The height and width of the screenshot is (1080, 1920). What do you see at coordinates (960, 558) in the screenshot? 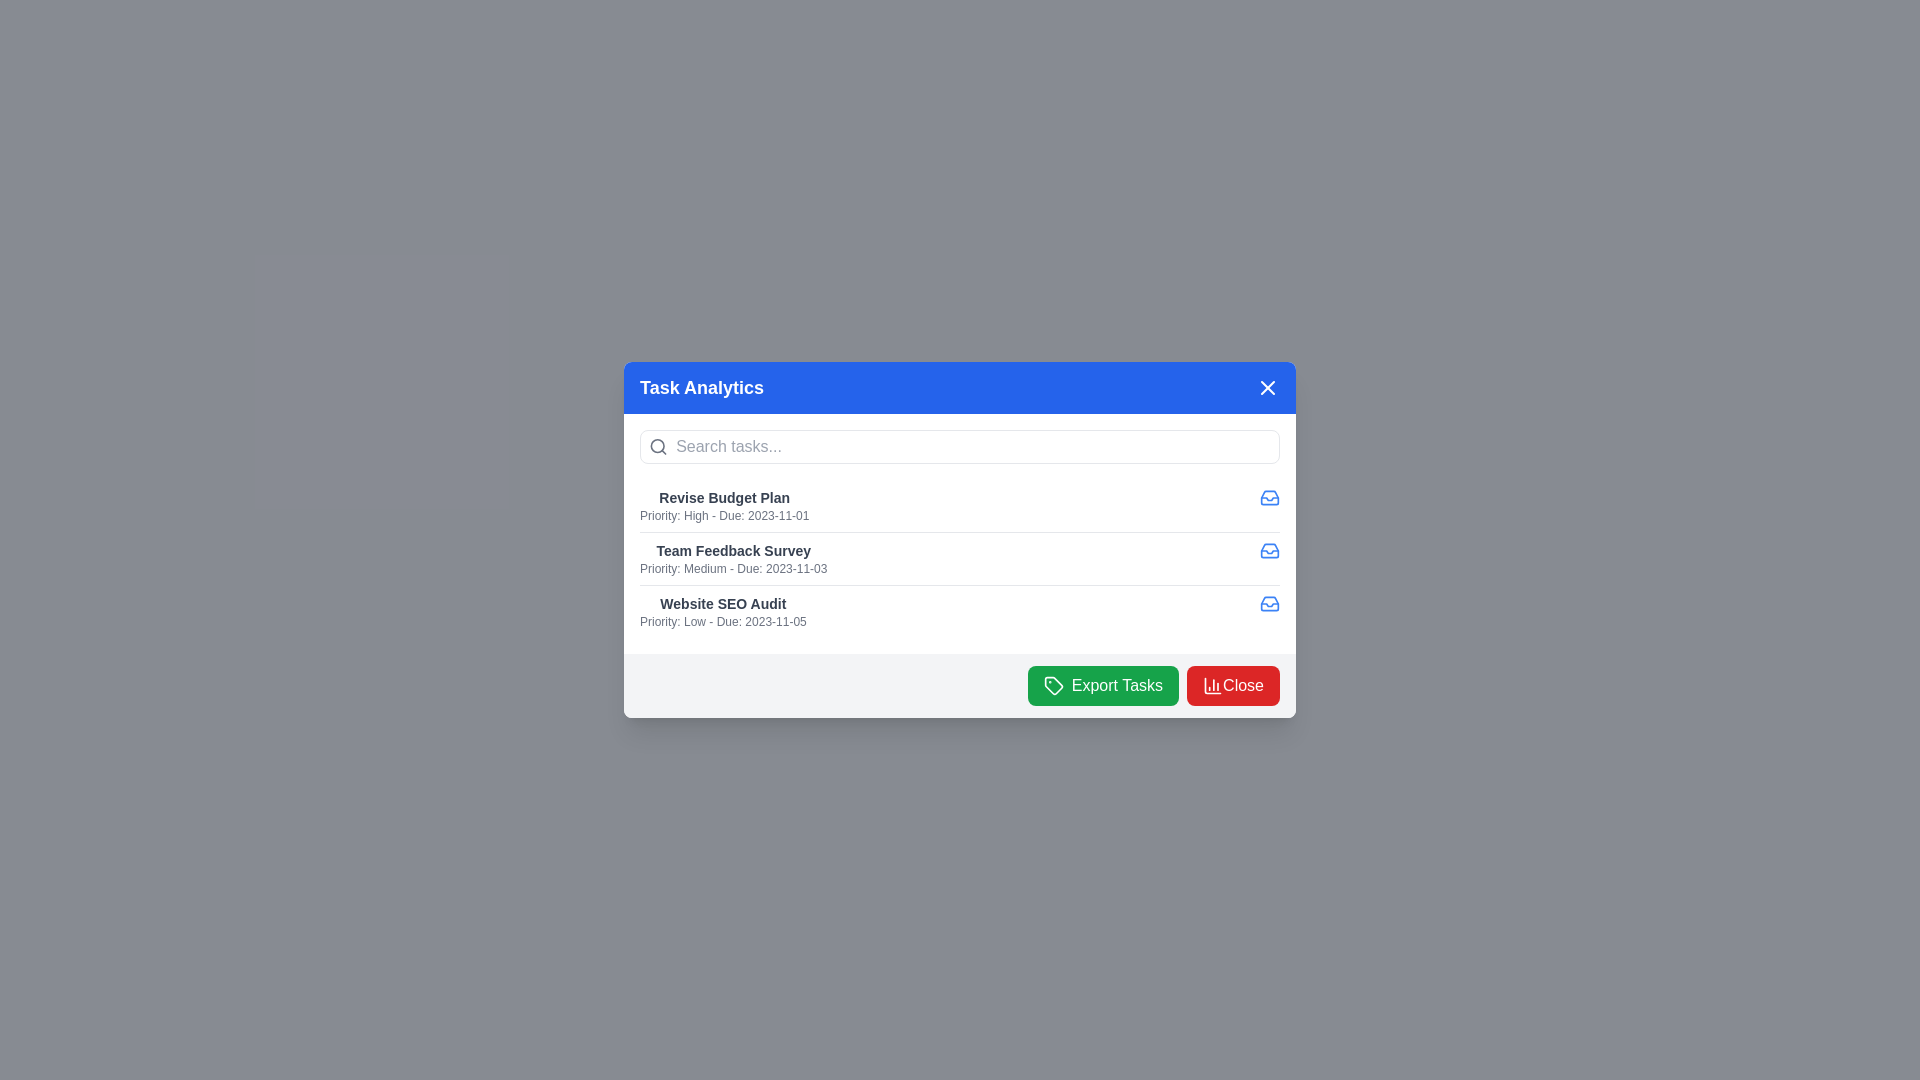
I see `the second task list item, which represents a specific task with details such as name, priority level, and due date` at bounding box center [960, 558].